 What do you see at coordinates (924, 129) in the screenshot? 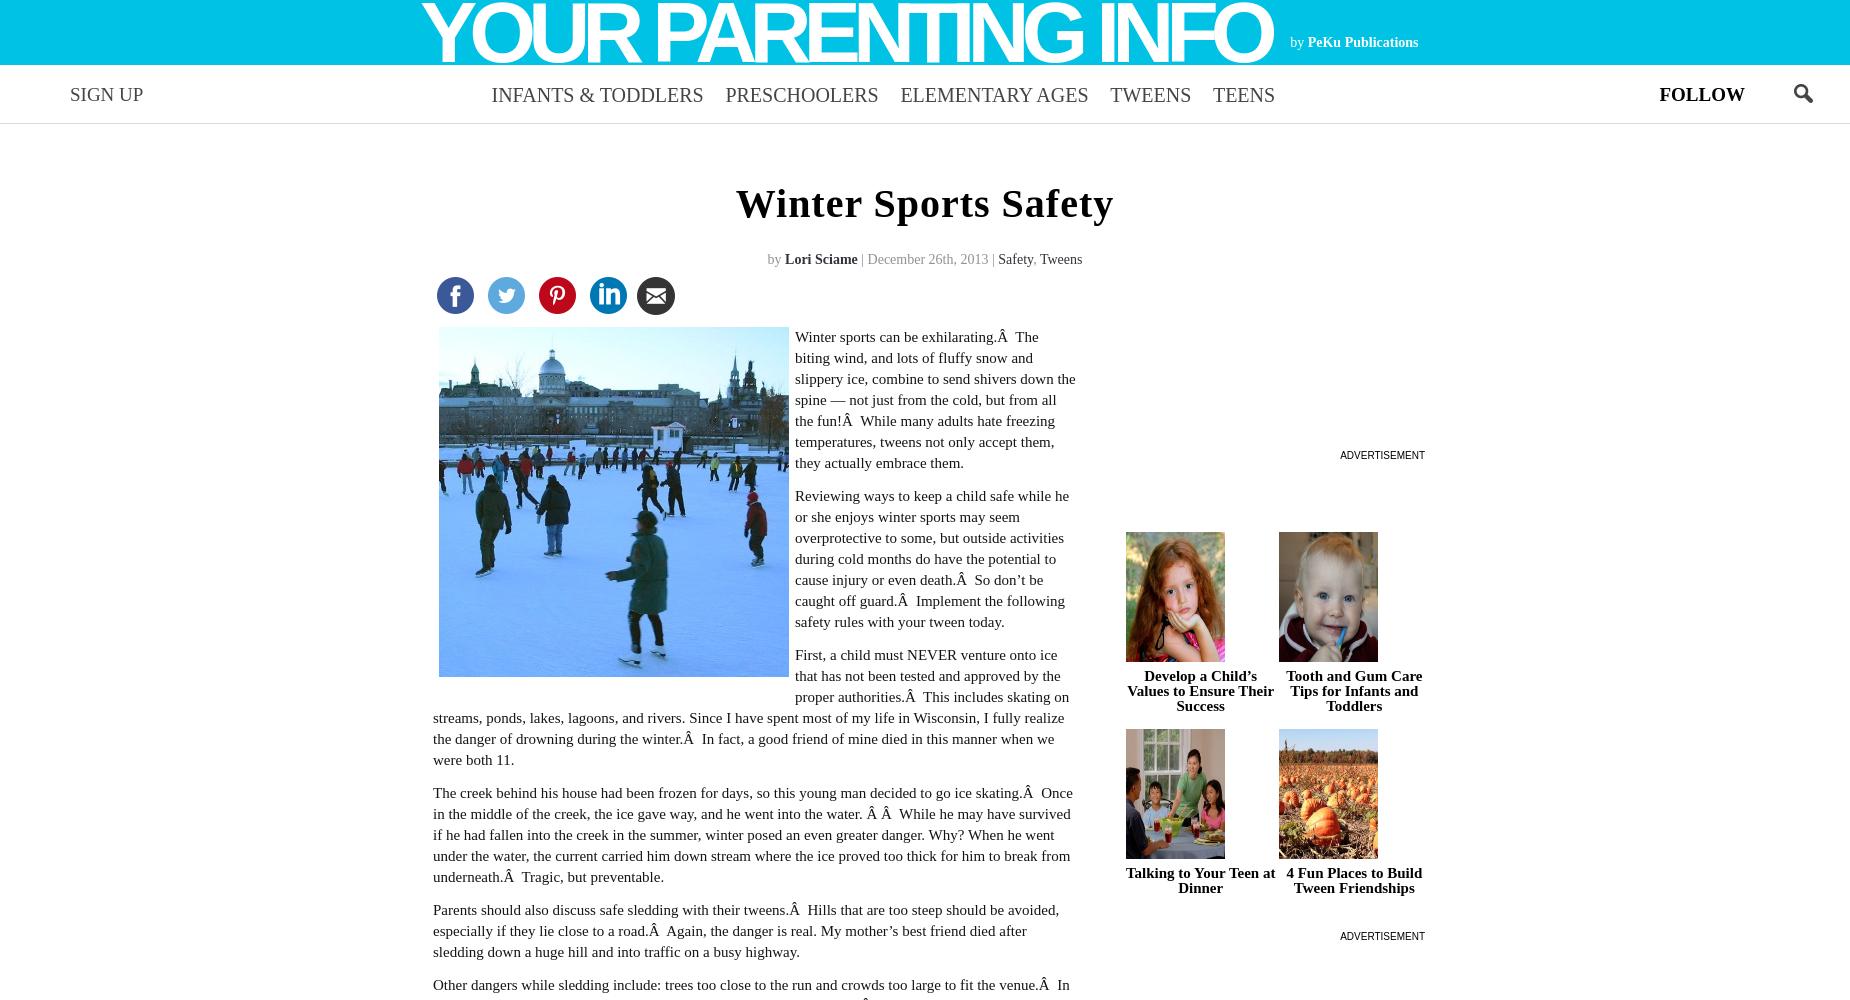
I see `'parenting advice every week.'` at bounding box center [924, 129].